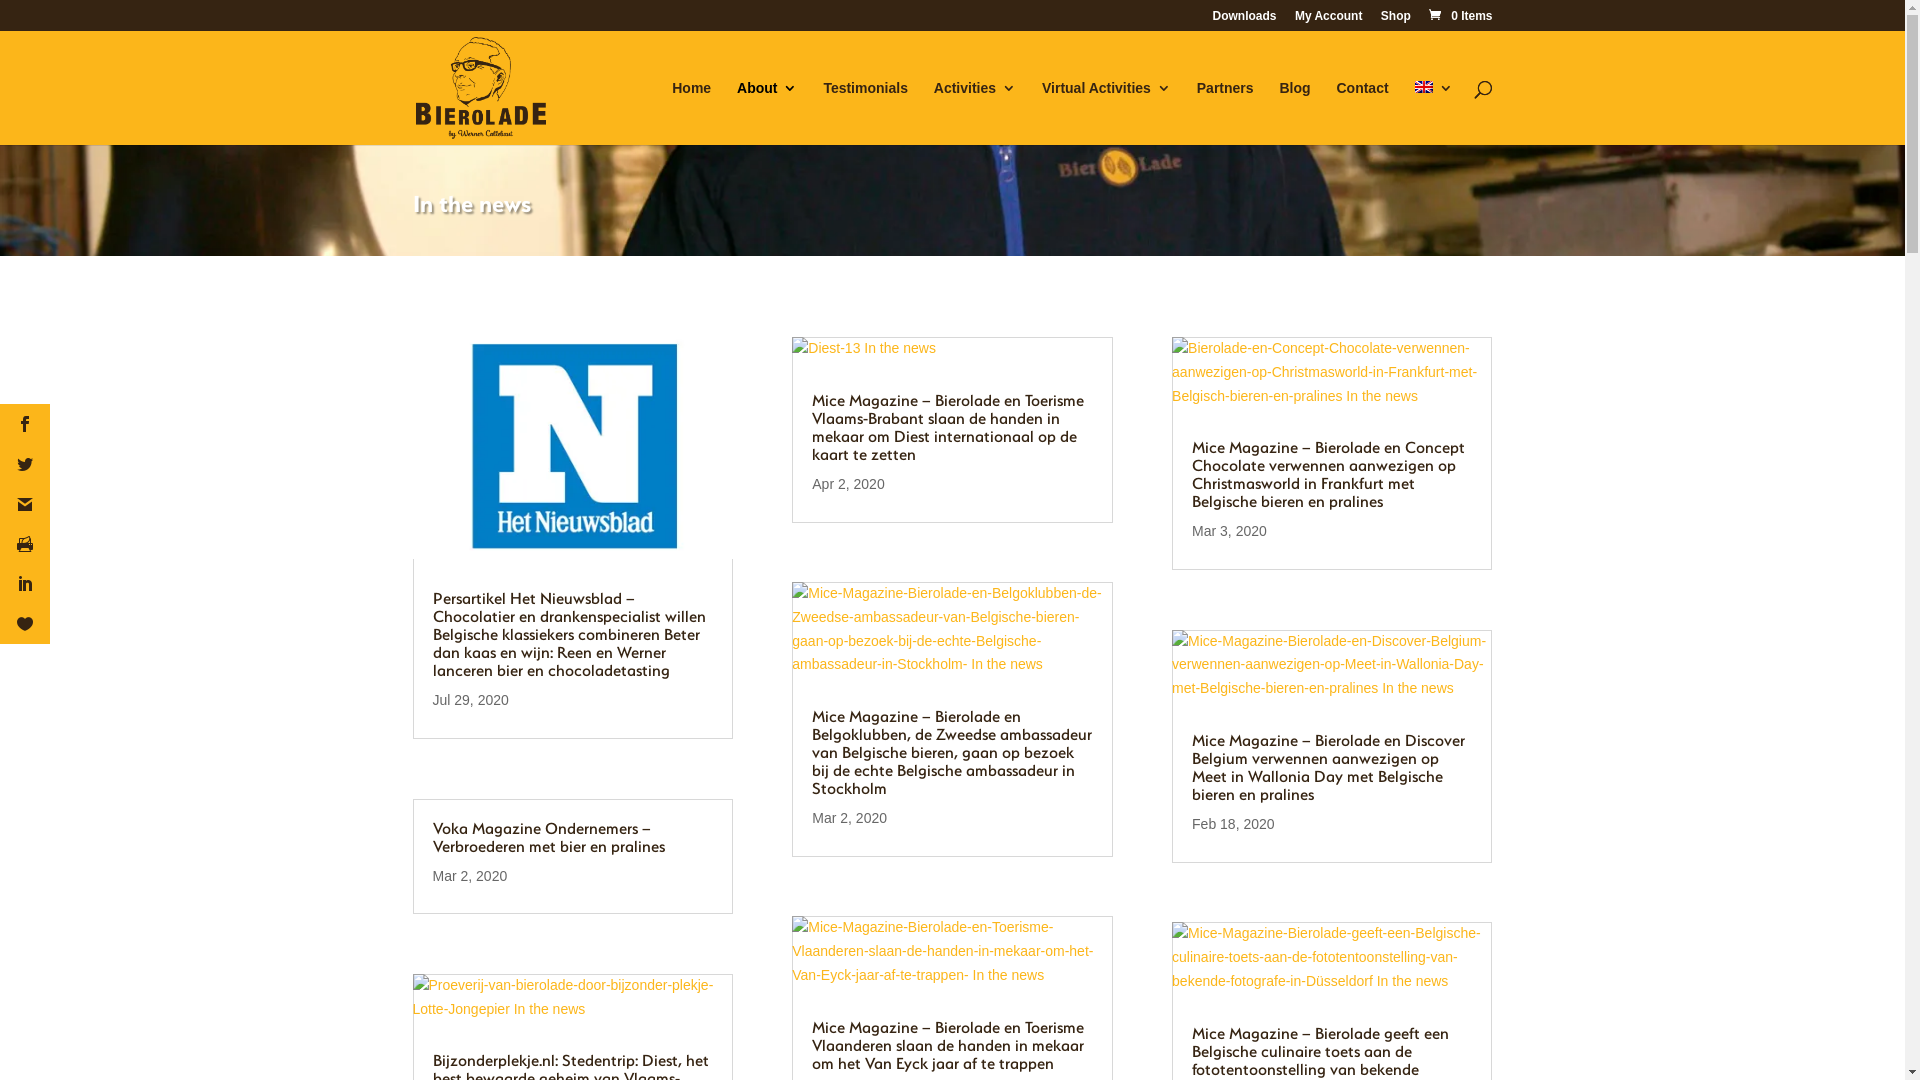  I want to click on '0 Items', so click(1459, 15).